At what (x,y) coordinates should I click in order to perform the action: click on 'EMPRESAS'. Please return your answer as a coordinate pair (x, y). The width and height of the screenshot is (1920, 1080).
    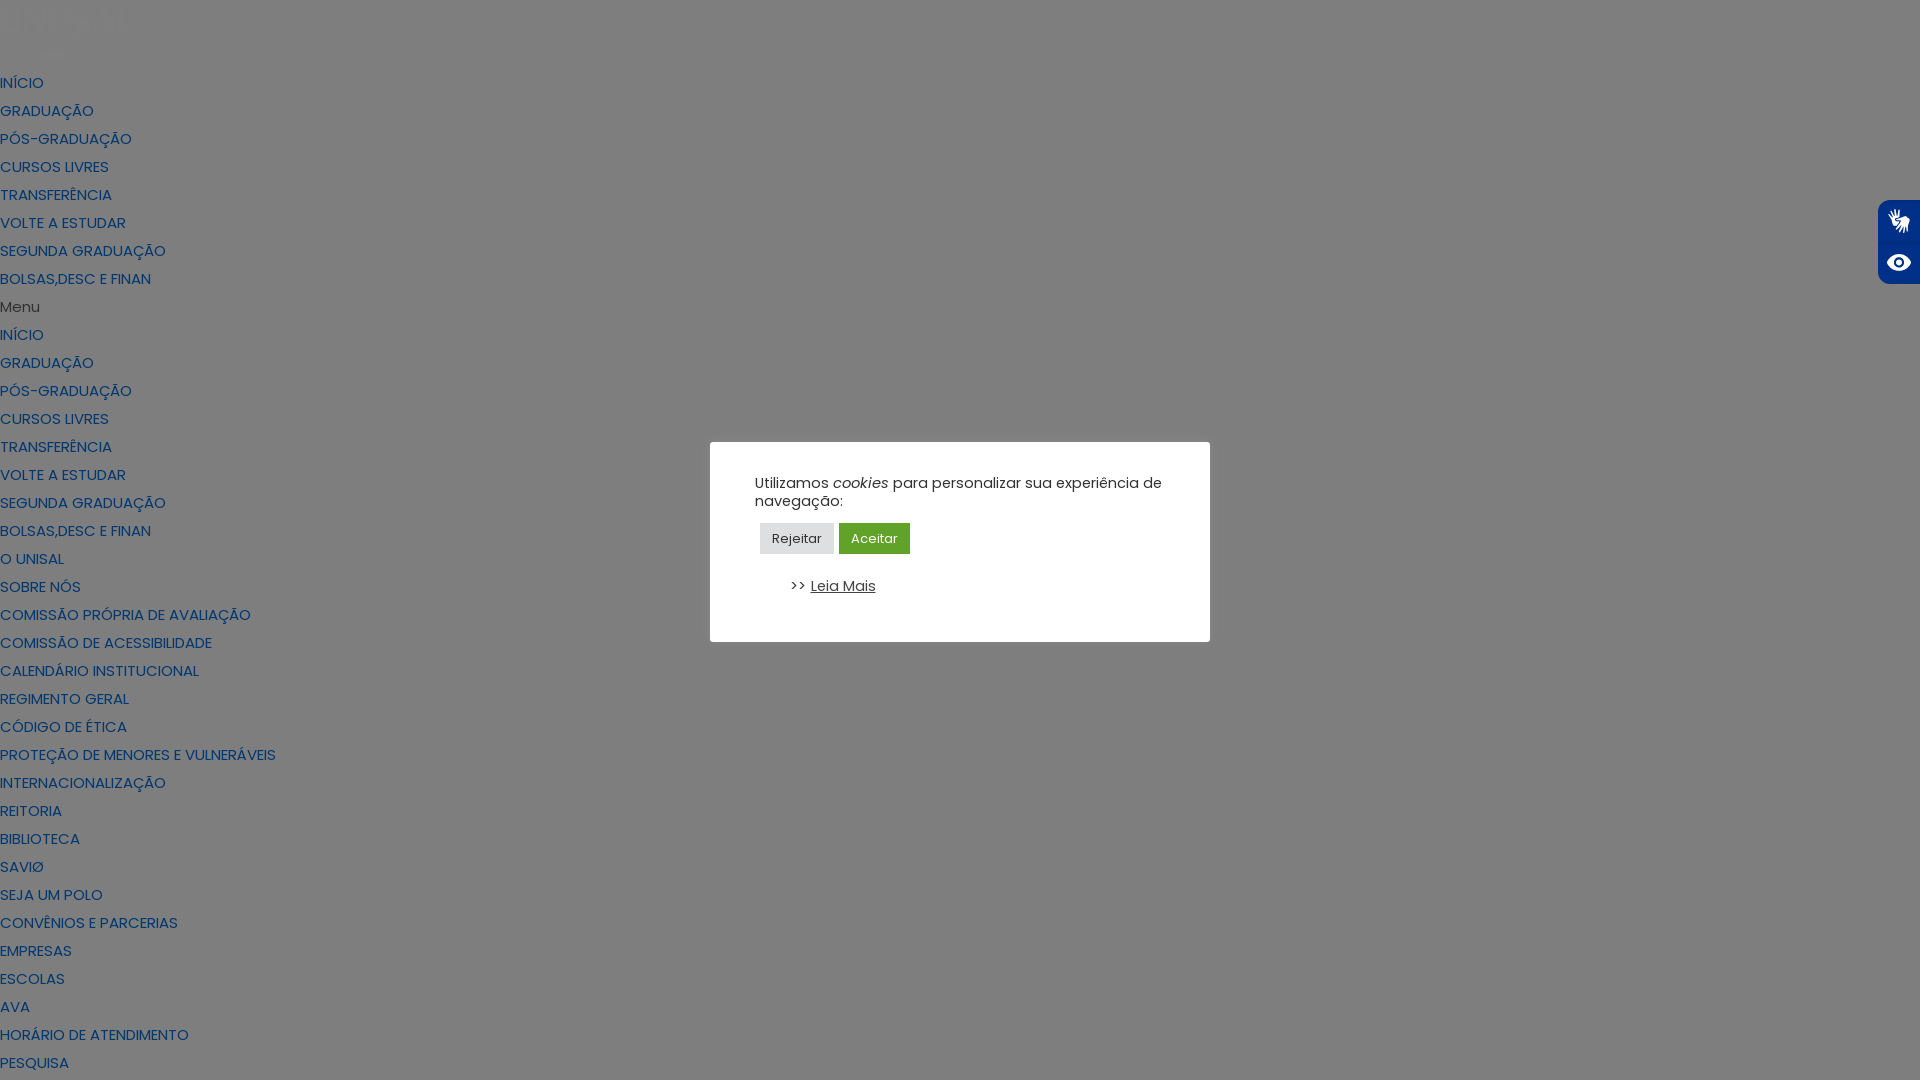
    Looking at the image, I should click on (35, 949).